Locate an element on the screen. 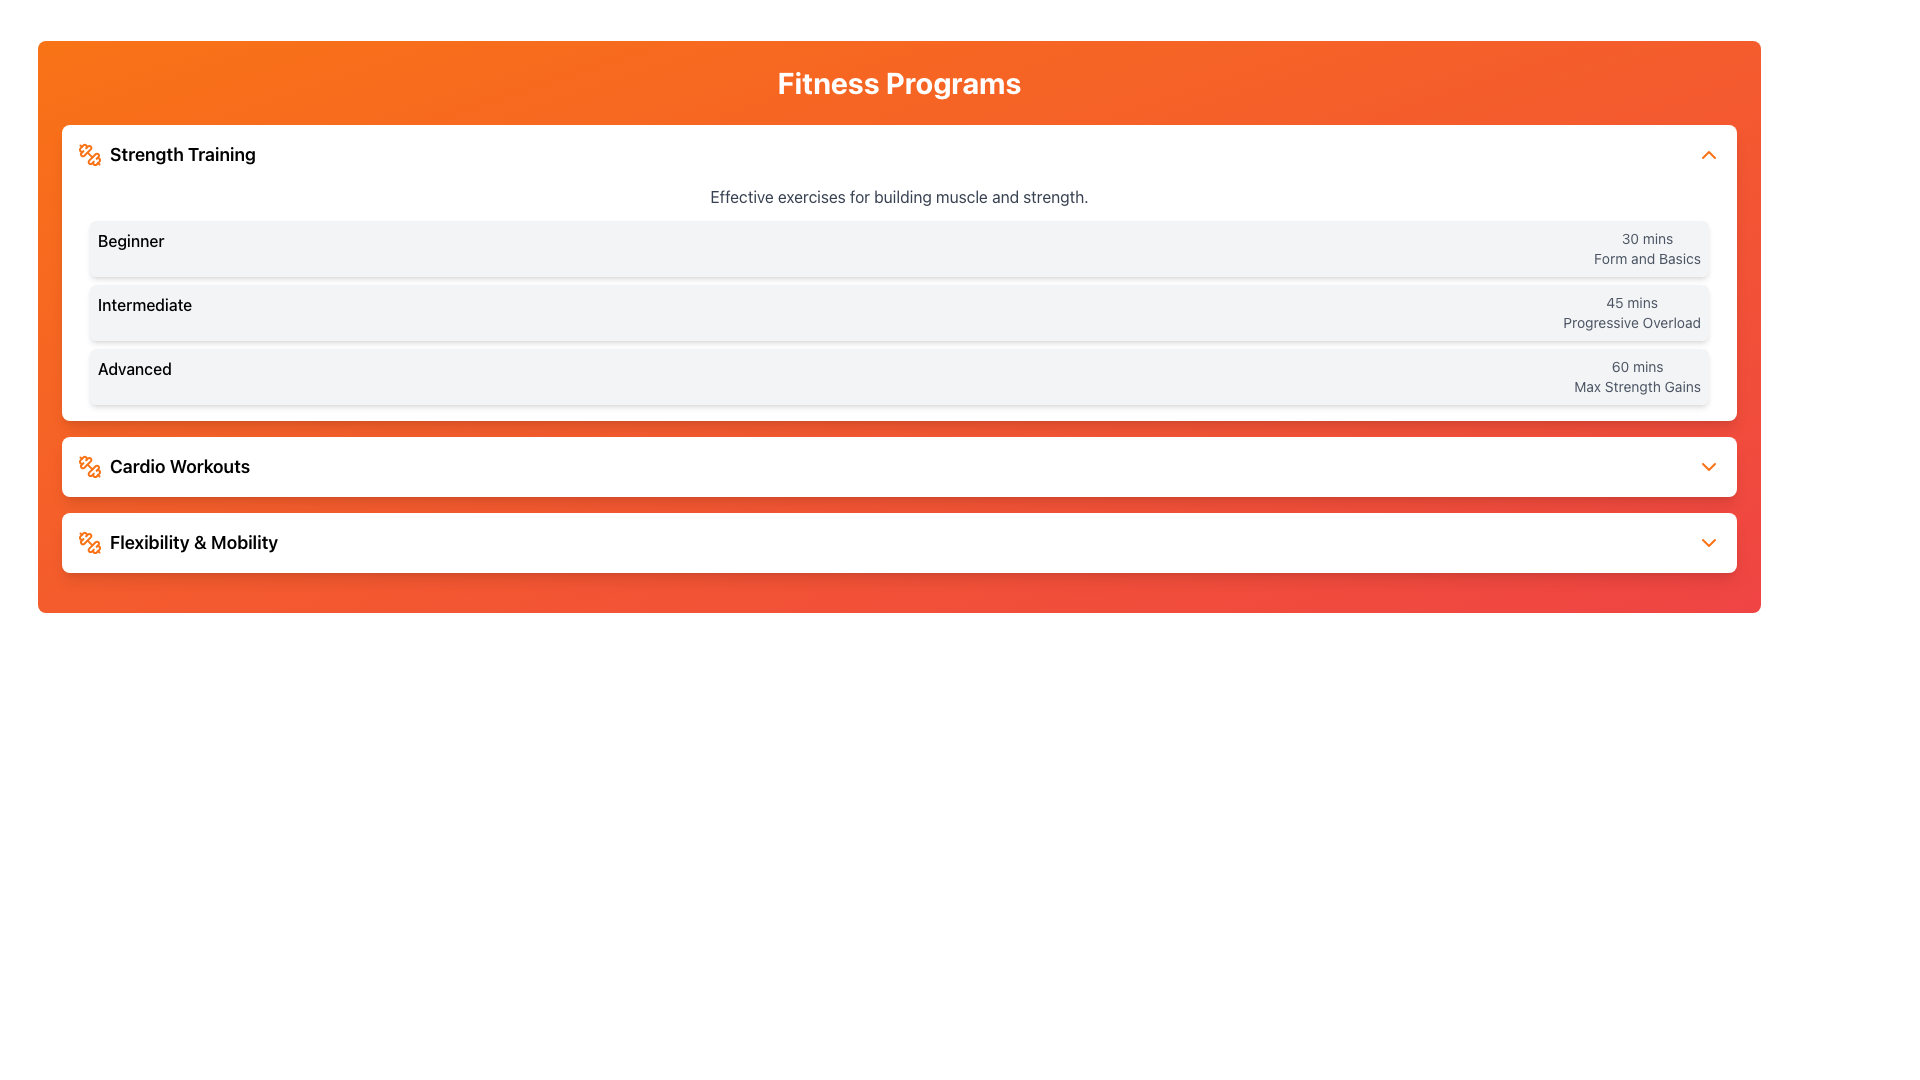  the 'Advanced' text label in the 'Strength Training' section, which is the third item in the list of training options is located at coordinates (133, 377).